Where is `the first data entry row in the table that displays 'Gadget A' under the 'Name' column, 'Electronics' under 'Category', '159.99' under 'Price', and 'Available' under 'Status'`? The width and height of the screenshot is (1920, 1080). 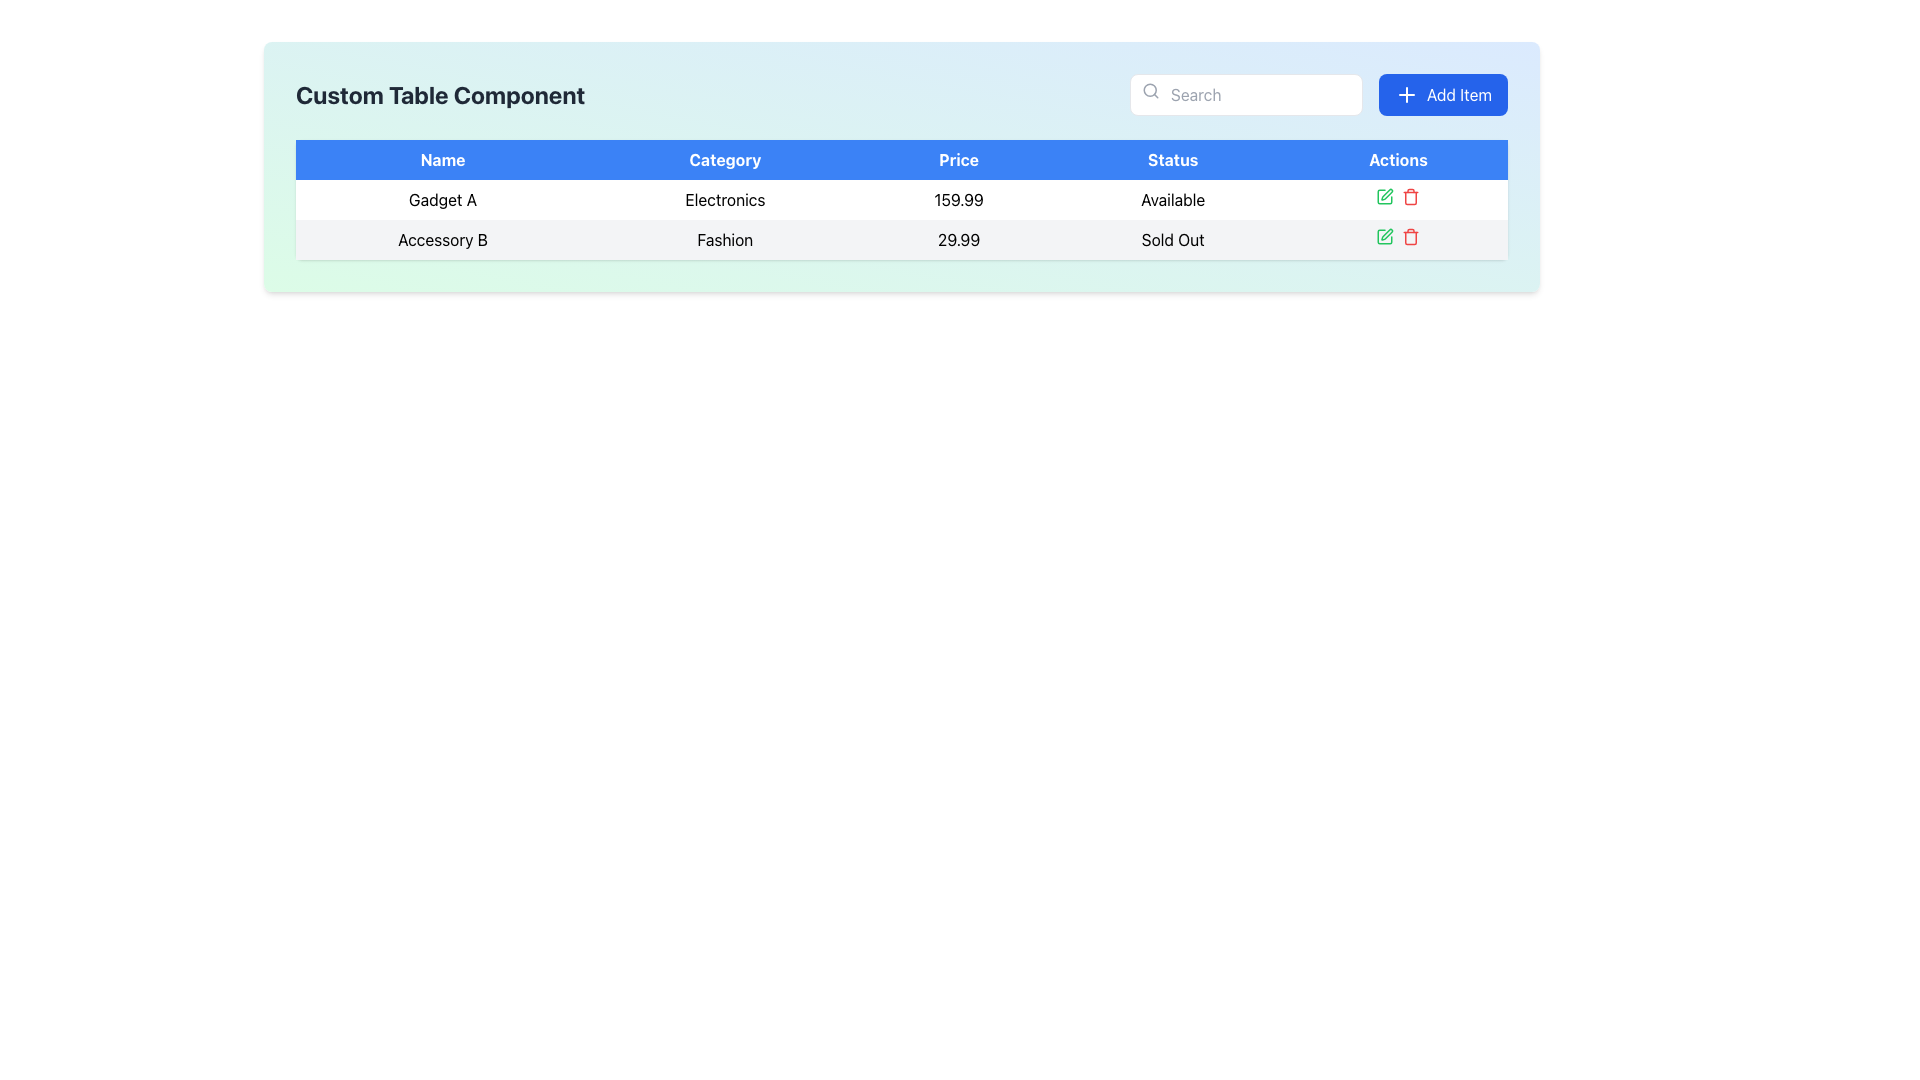
the first data entry row in the table that displays 'Gadget A' under the 'Name' column, 'Electronics' under 'Category', '159.99' under 'Price', and 'Available' under 'Status' is located at coordinates (901, 219).